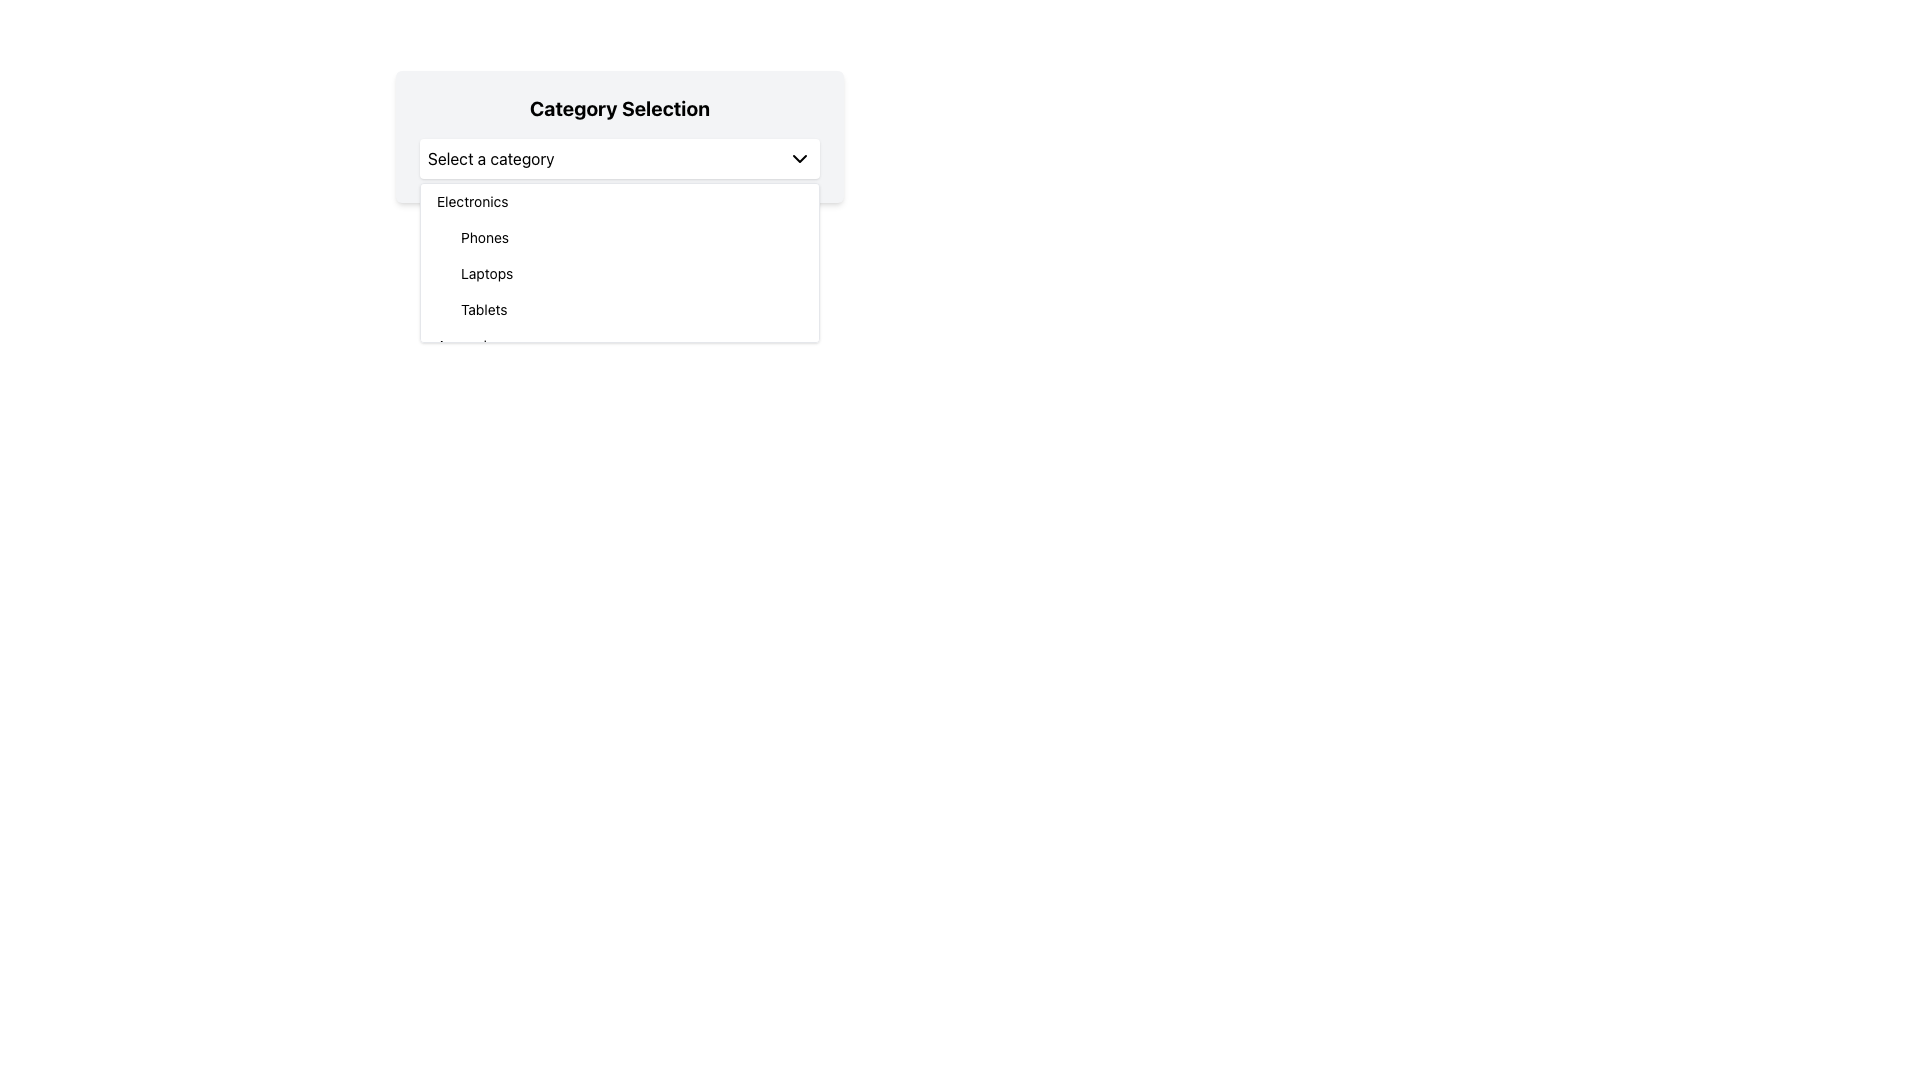  Describe the element at coordinates (631, 309) in the screenshot. I see `to select the 'Tablets' category from the dropdown menu, which is the third item in the list under 'Category Selection'` at that location.